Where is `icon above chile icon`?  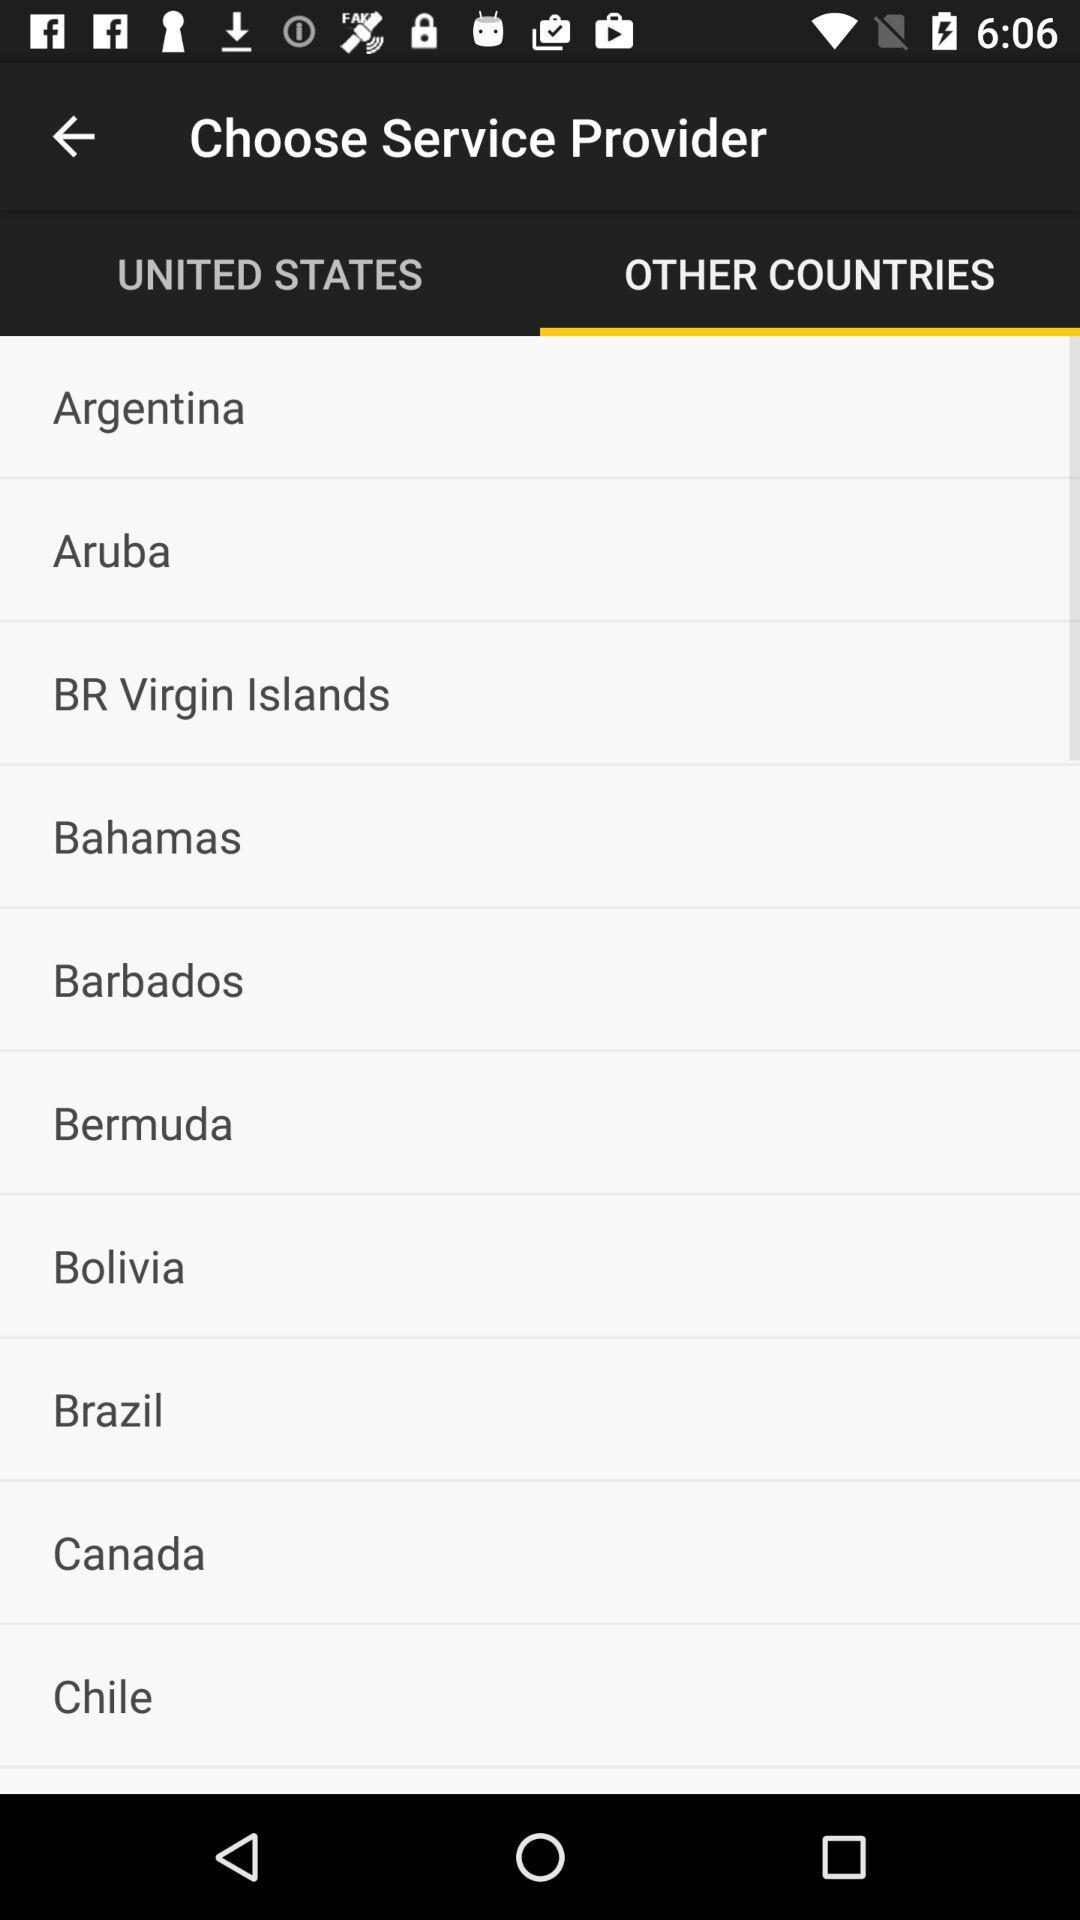 icon above chile icon is located at coordinates (540, 1551).